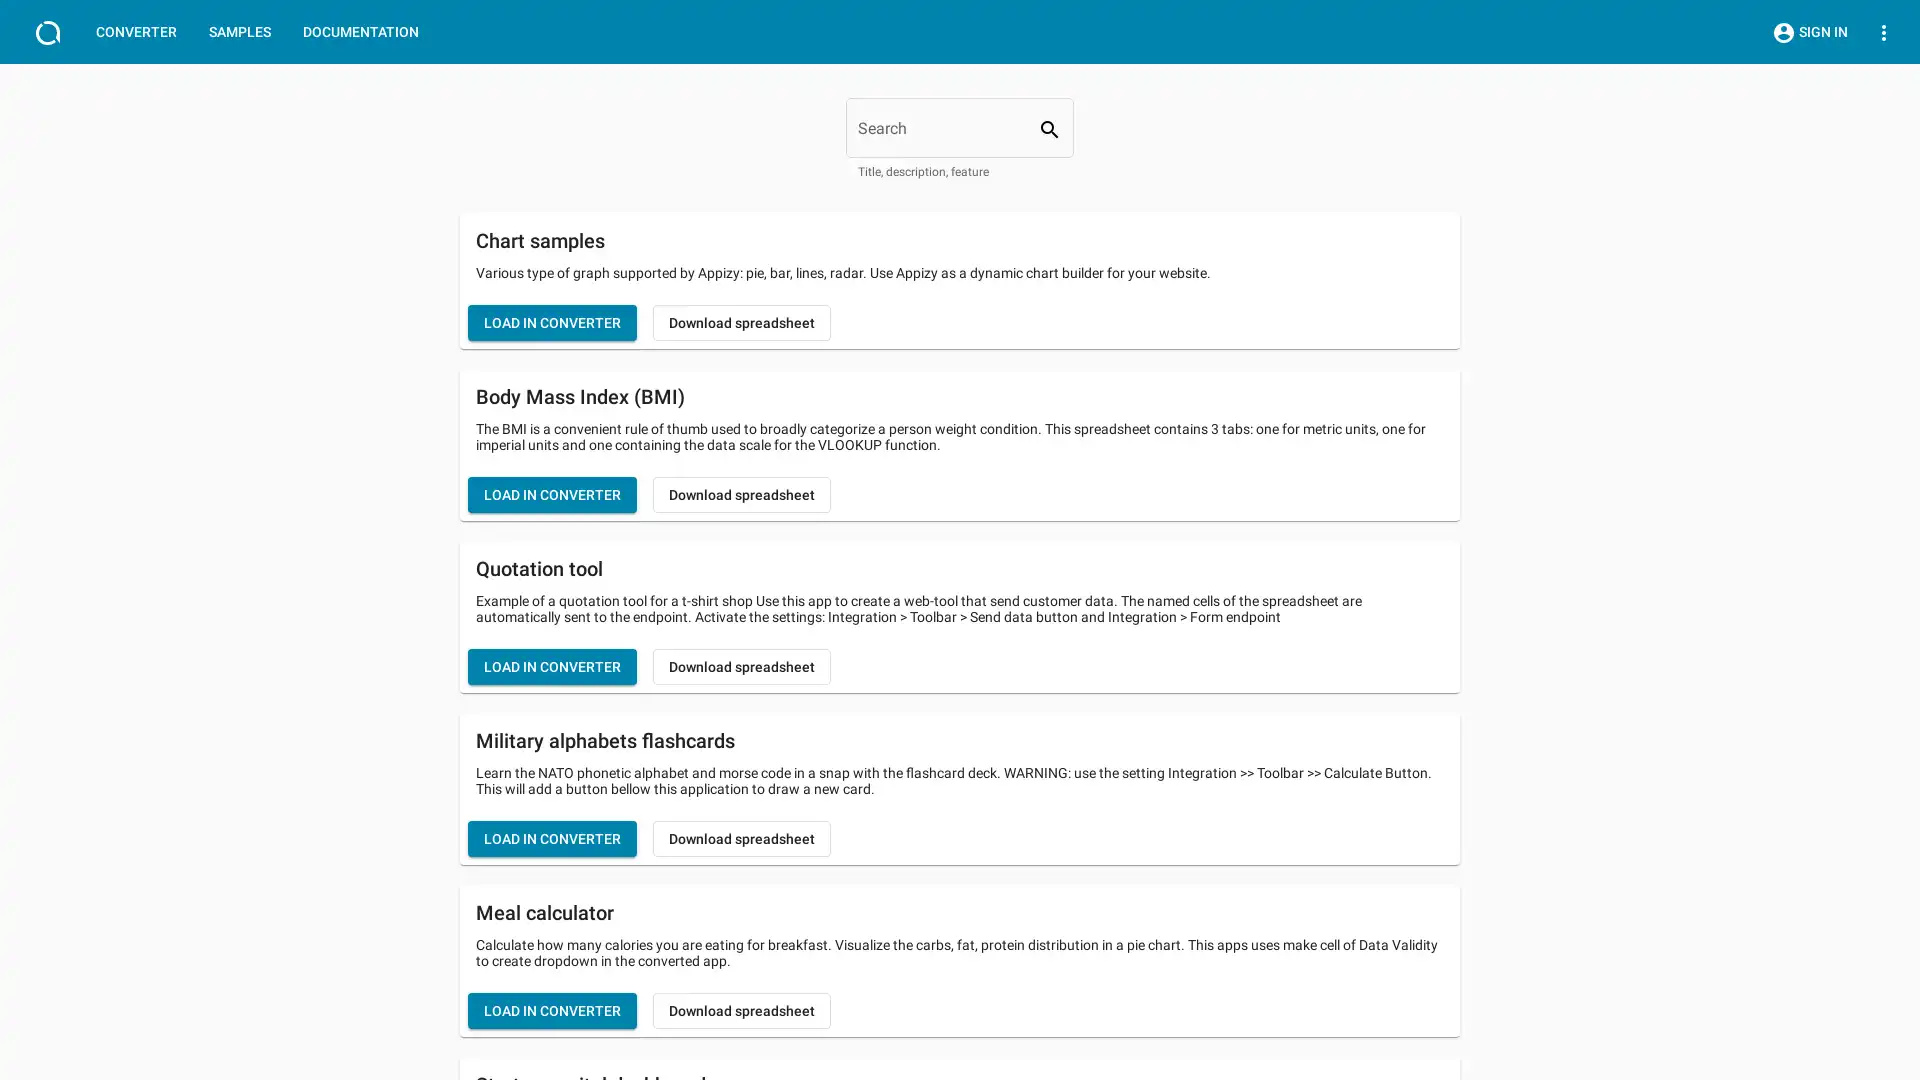 This screenshot has width=1920, height=1080. What do you see at coordinates (552, 1010) in the screenshot?
I see `LOAD IN CONVERTER` at bounding box center [552, 1010].